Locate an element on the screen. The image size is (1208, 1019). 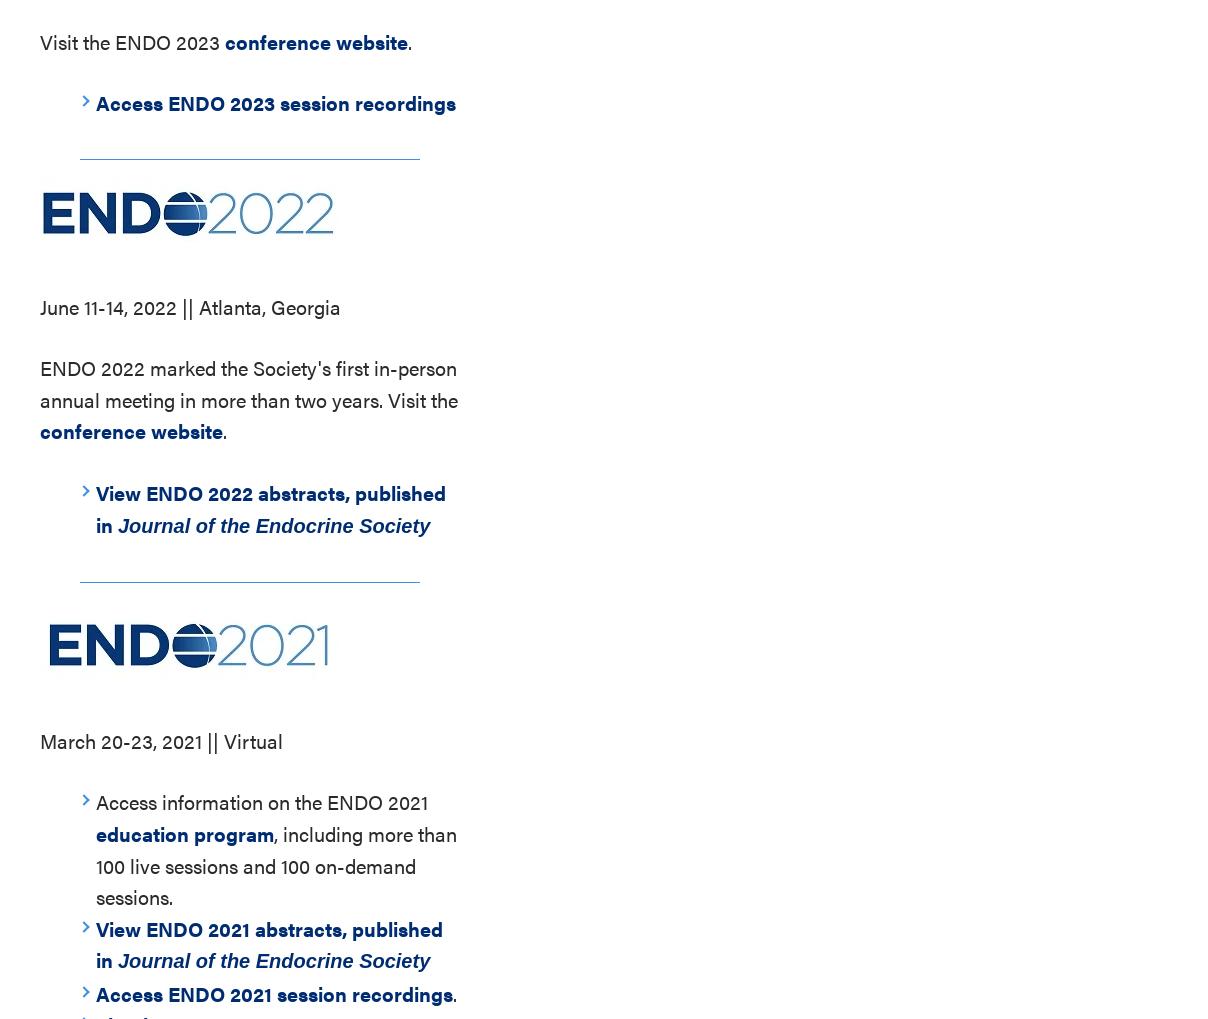
'Access ENDO 2021 session recordings' is located at coordinates (95, 992).